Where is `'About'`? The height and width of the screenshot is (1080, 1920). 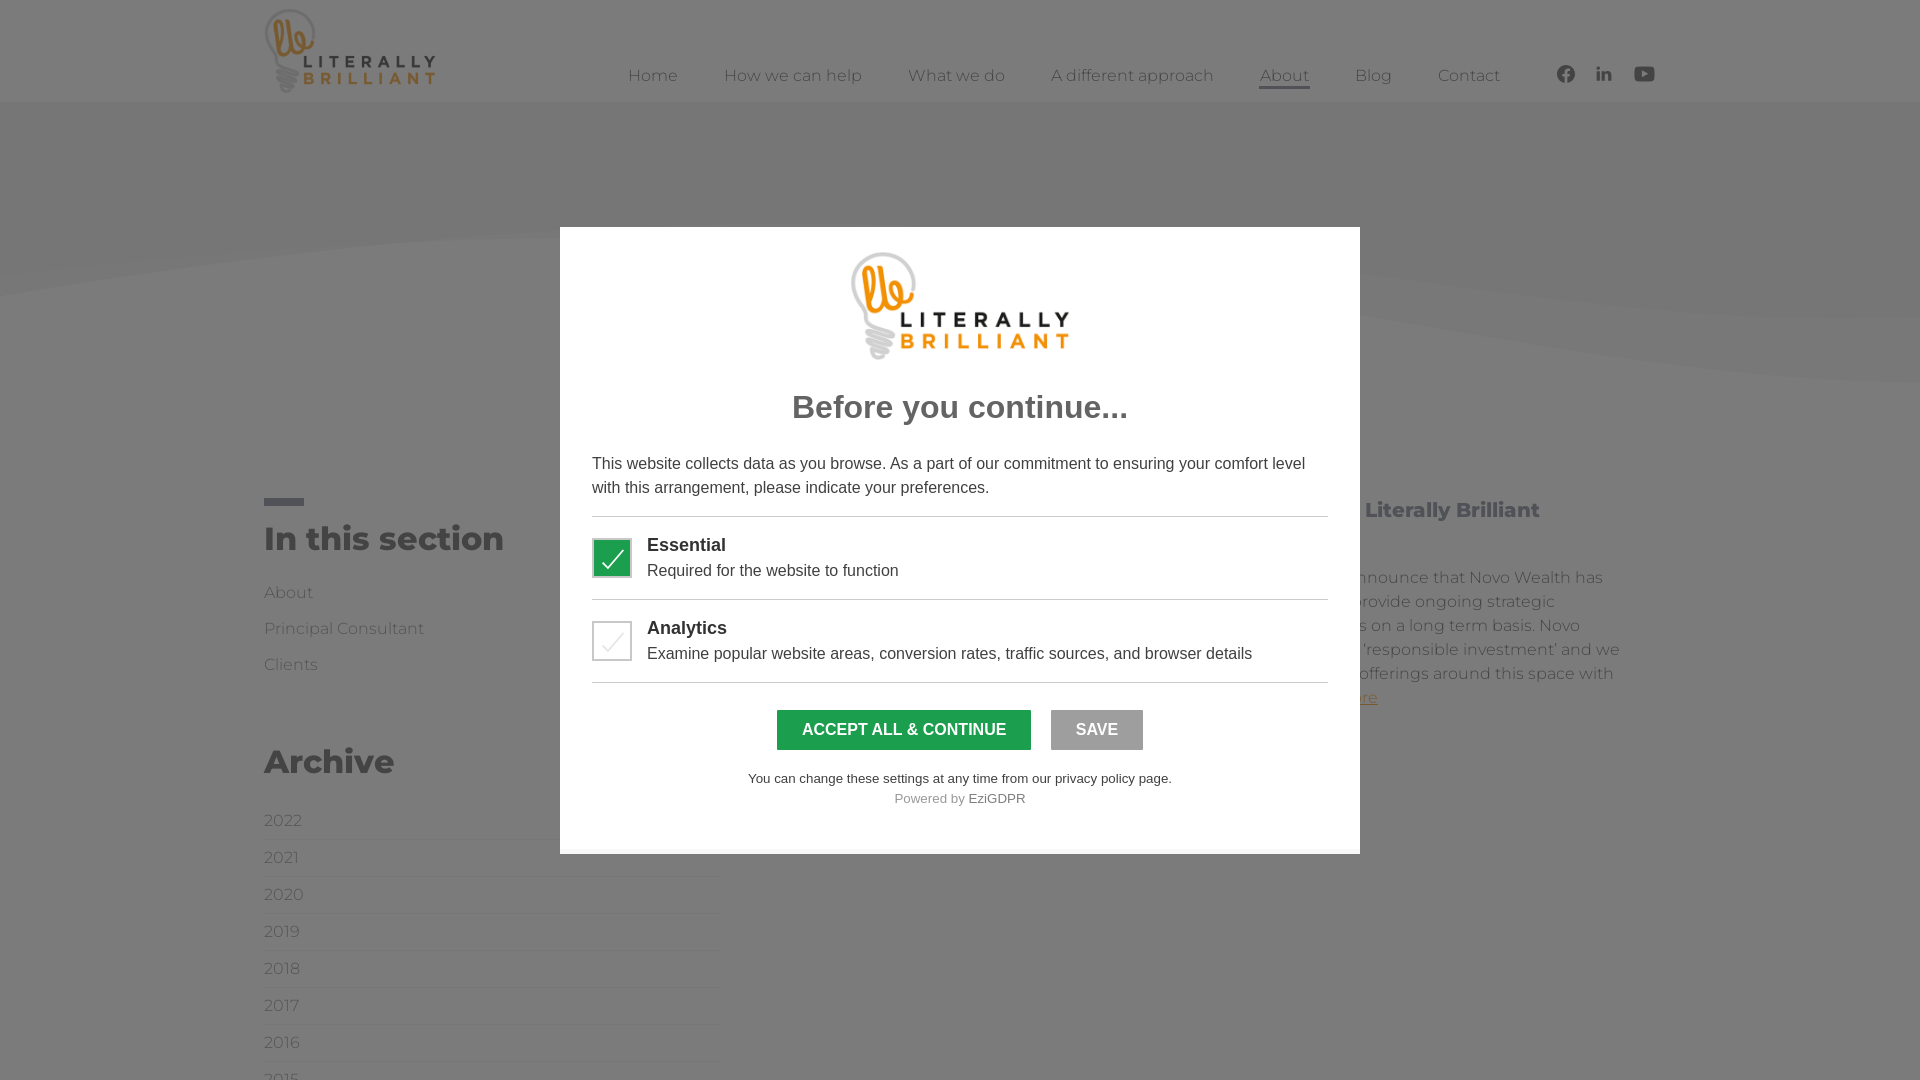 'About' is located at coordinates (263, 590).